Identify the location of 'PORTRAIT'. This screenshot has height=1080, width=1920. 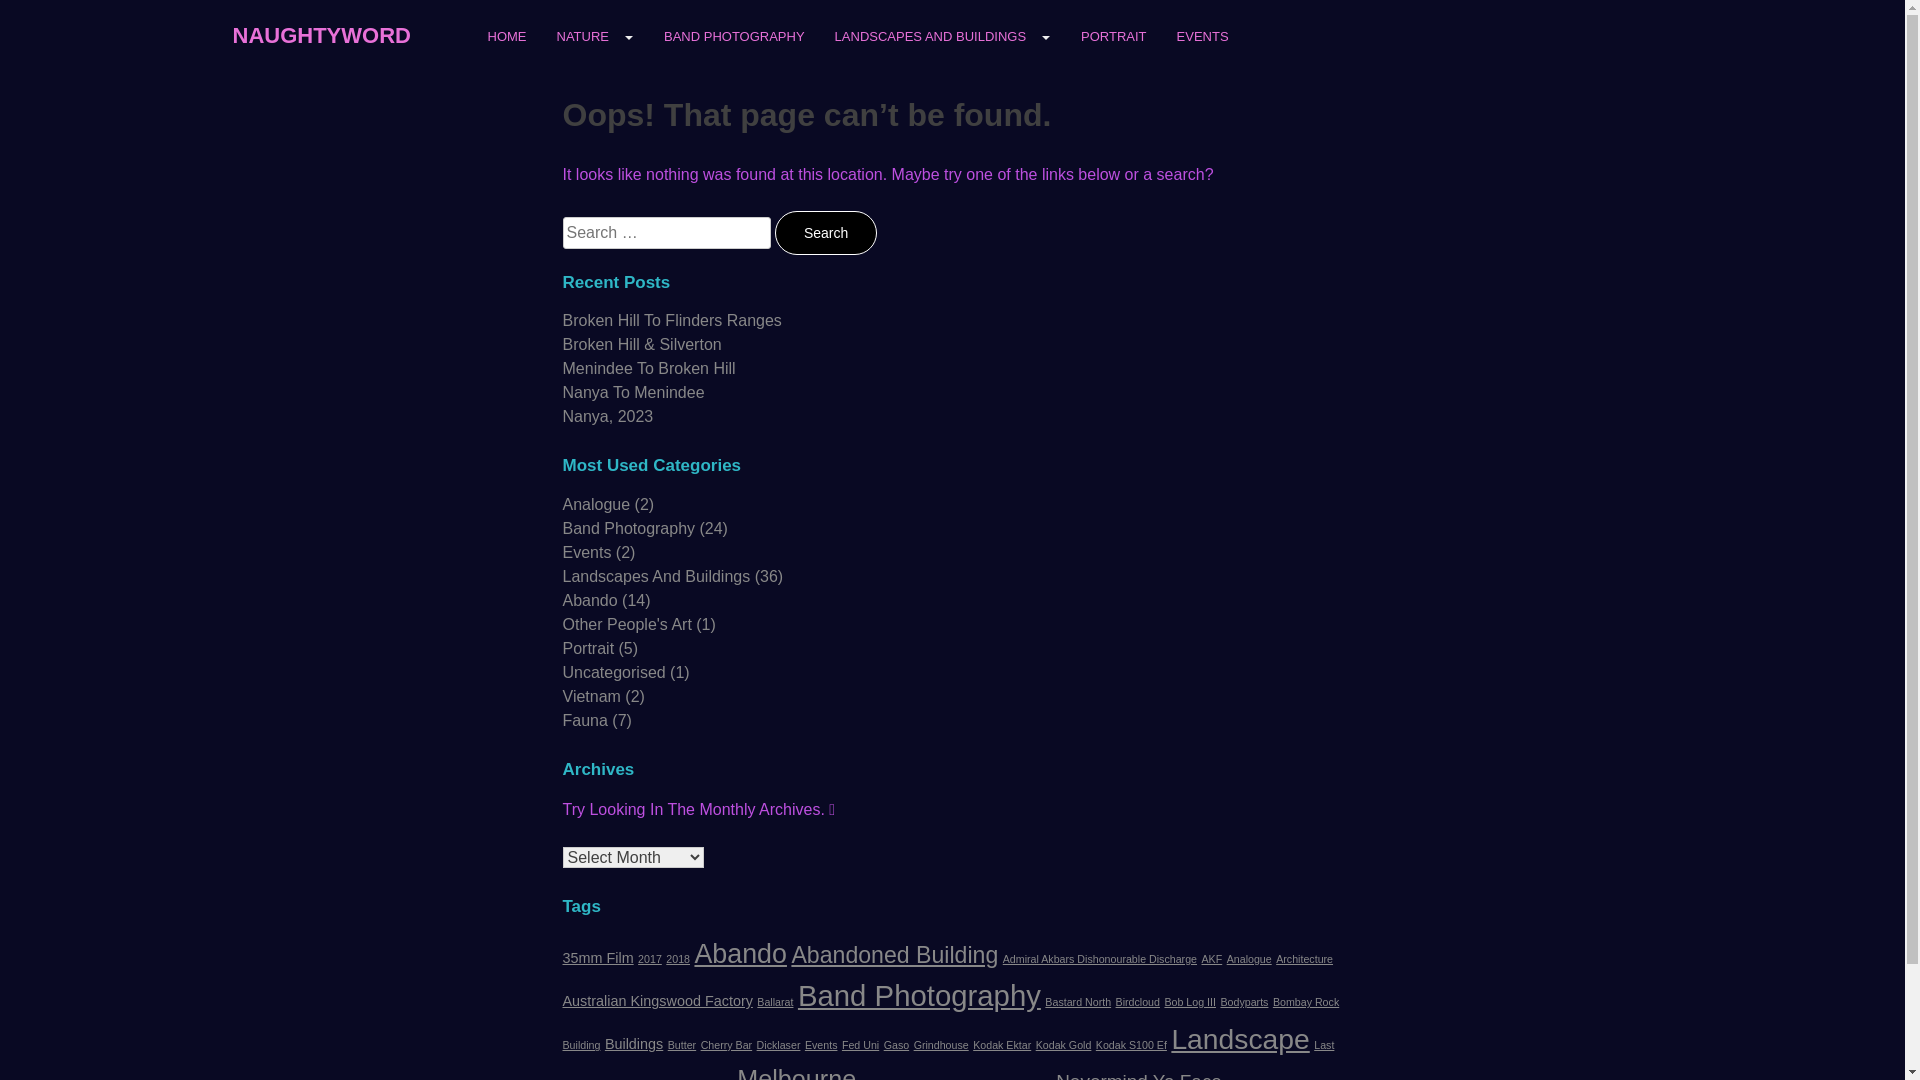
(1112, 42).